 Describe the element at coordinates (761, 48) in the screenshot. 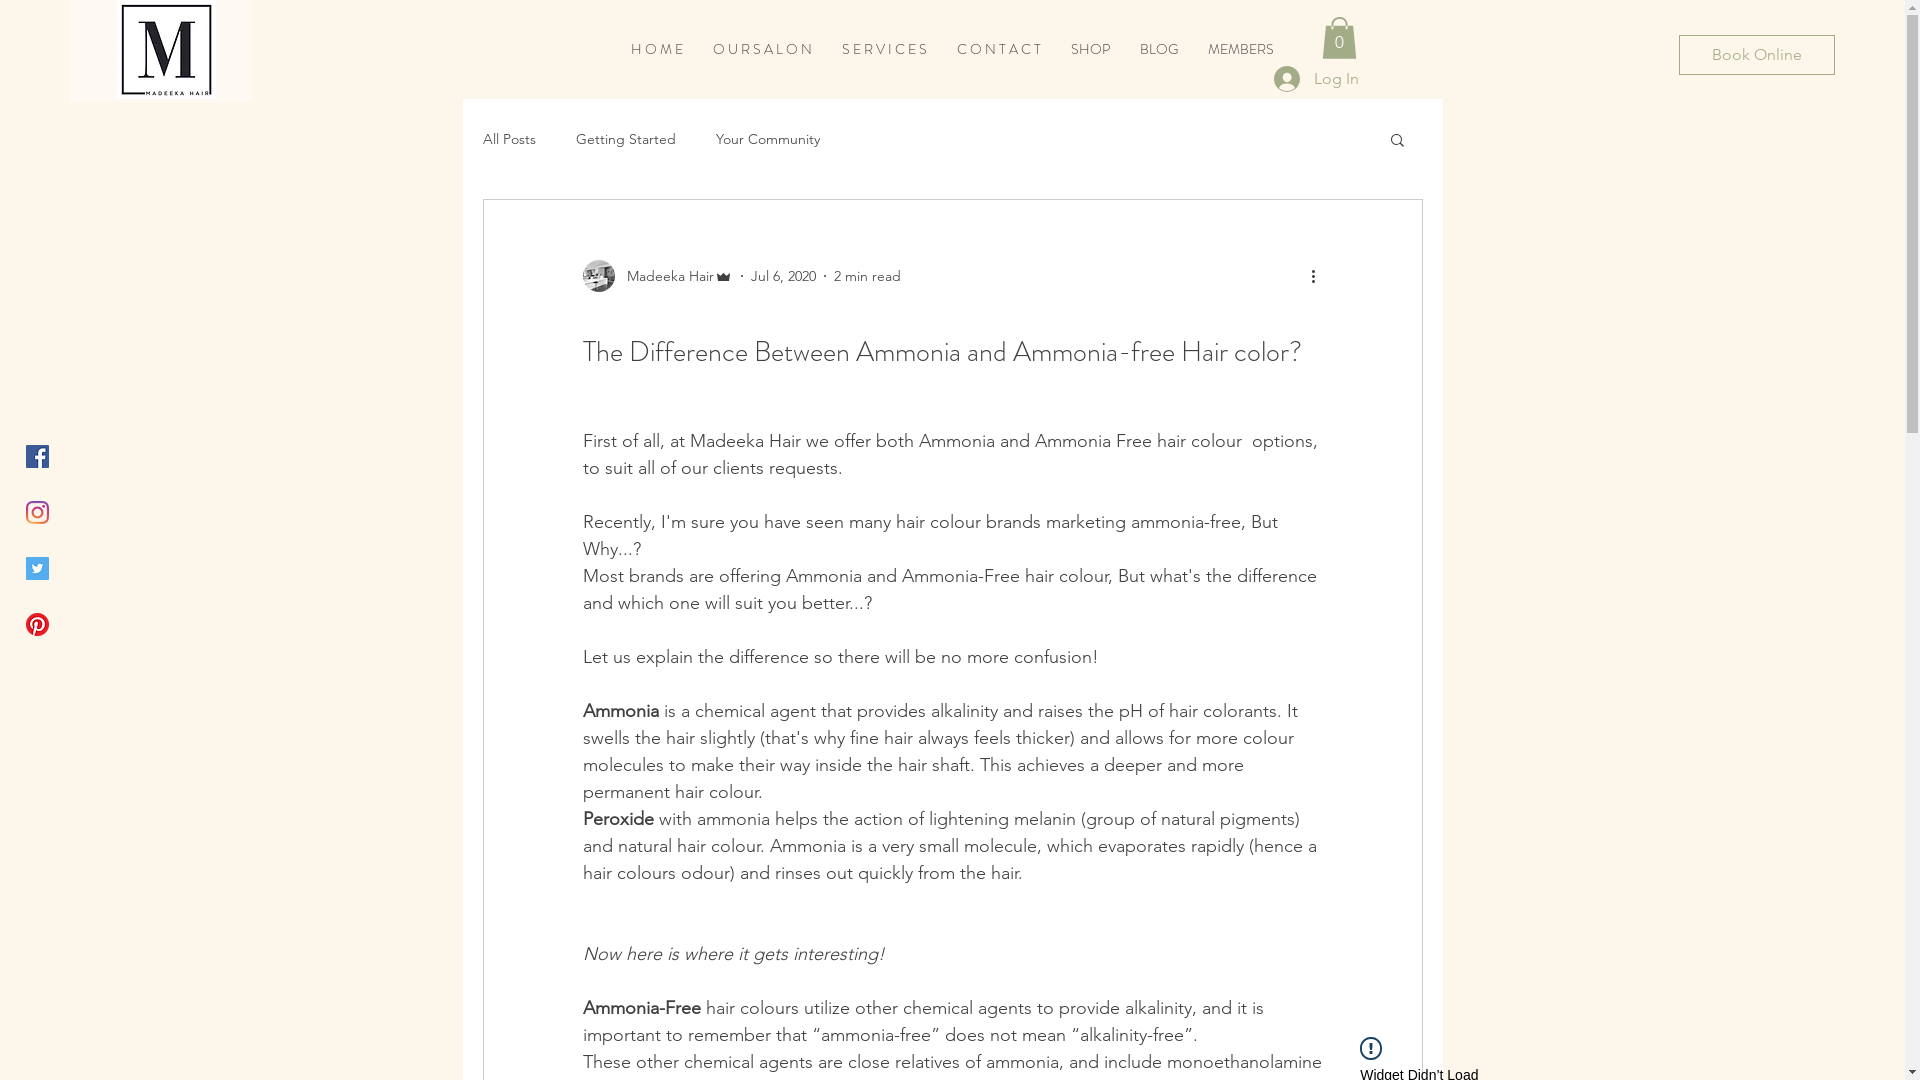

I see `'O U R S A L O N'` at that location.